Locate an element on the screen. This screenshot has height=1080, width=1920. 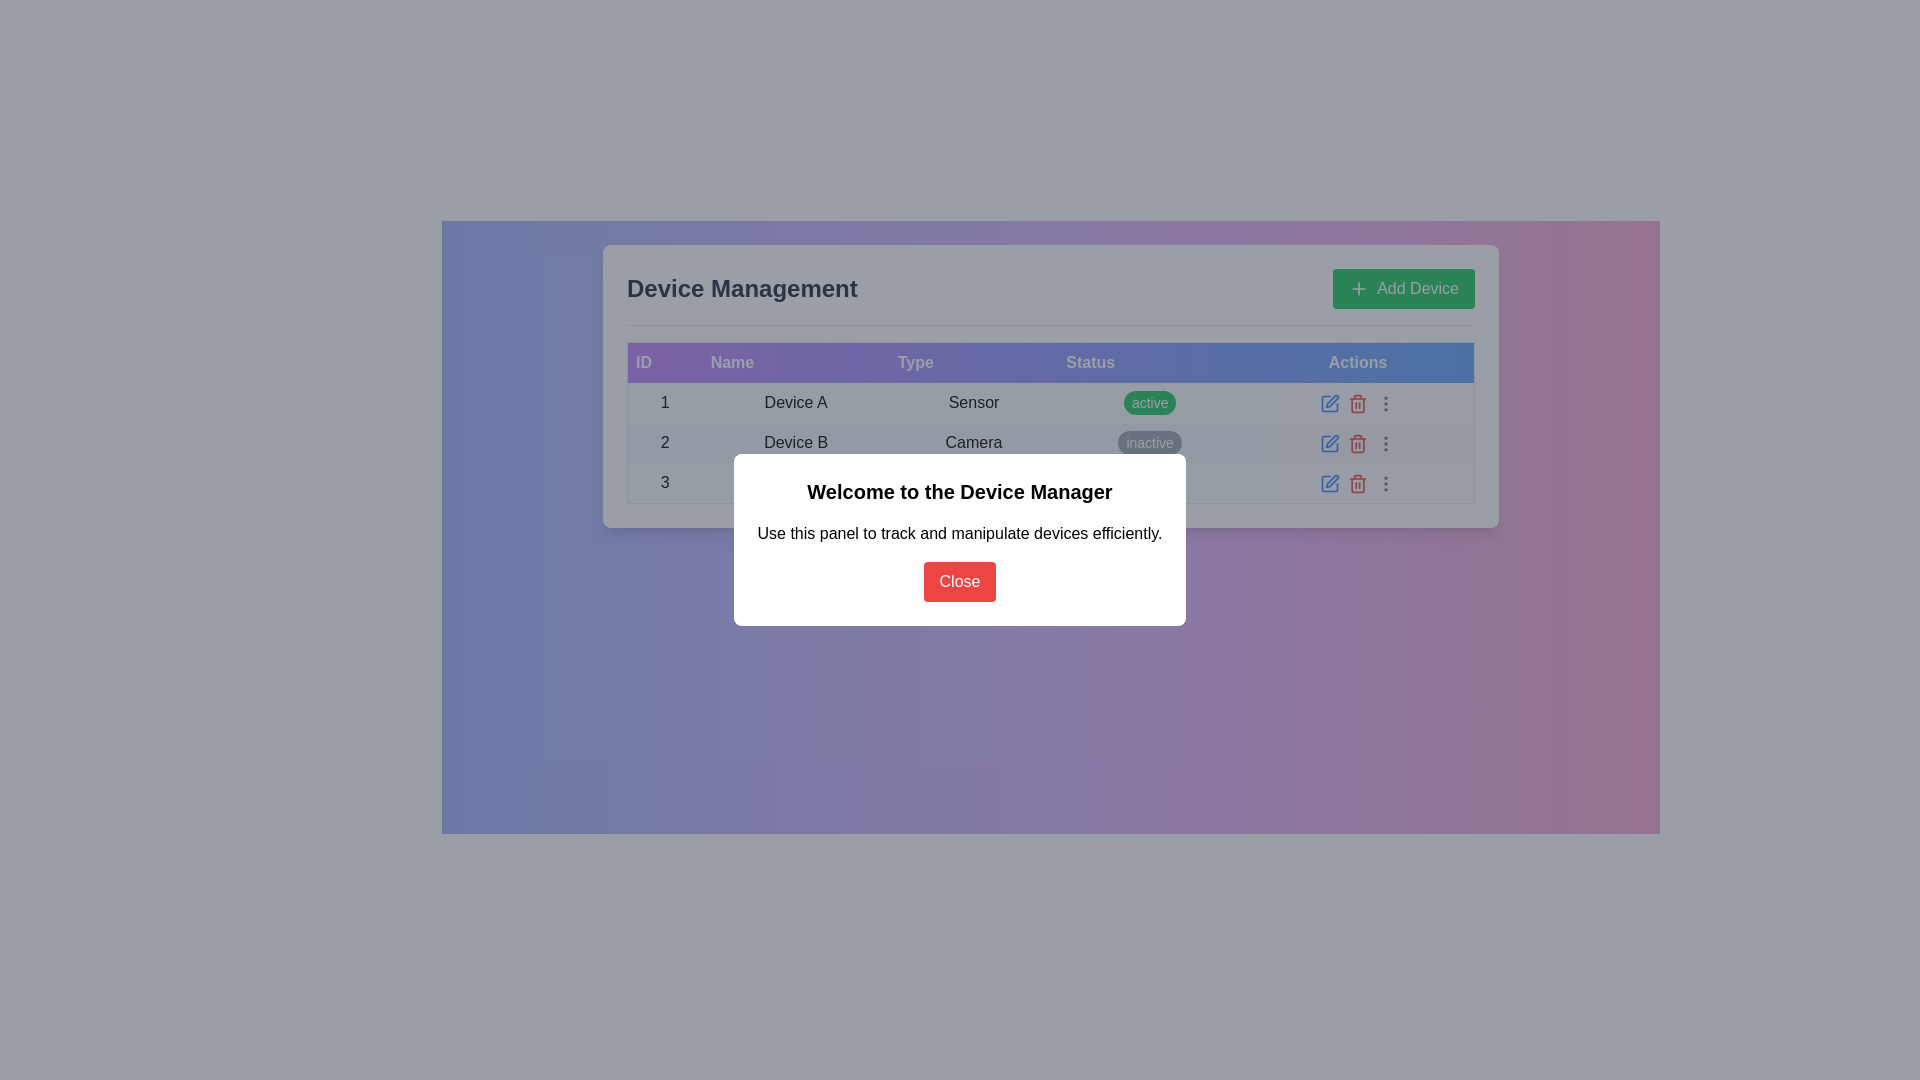
the Status indicator badge for 'Device B' in the 'Device Management' table, located in the second row, fourth column, which indicates its current state as 'inactive.' is located at coordinates (1150, 442).